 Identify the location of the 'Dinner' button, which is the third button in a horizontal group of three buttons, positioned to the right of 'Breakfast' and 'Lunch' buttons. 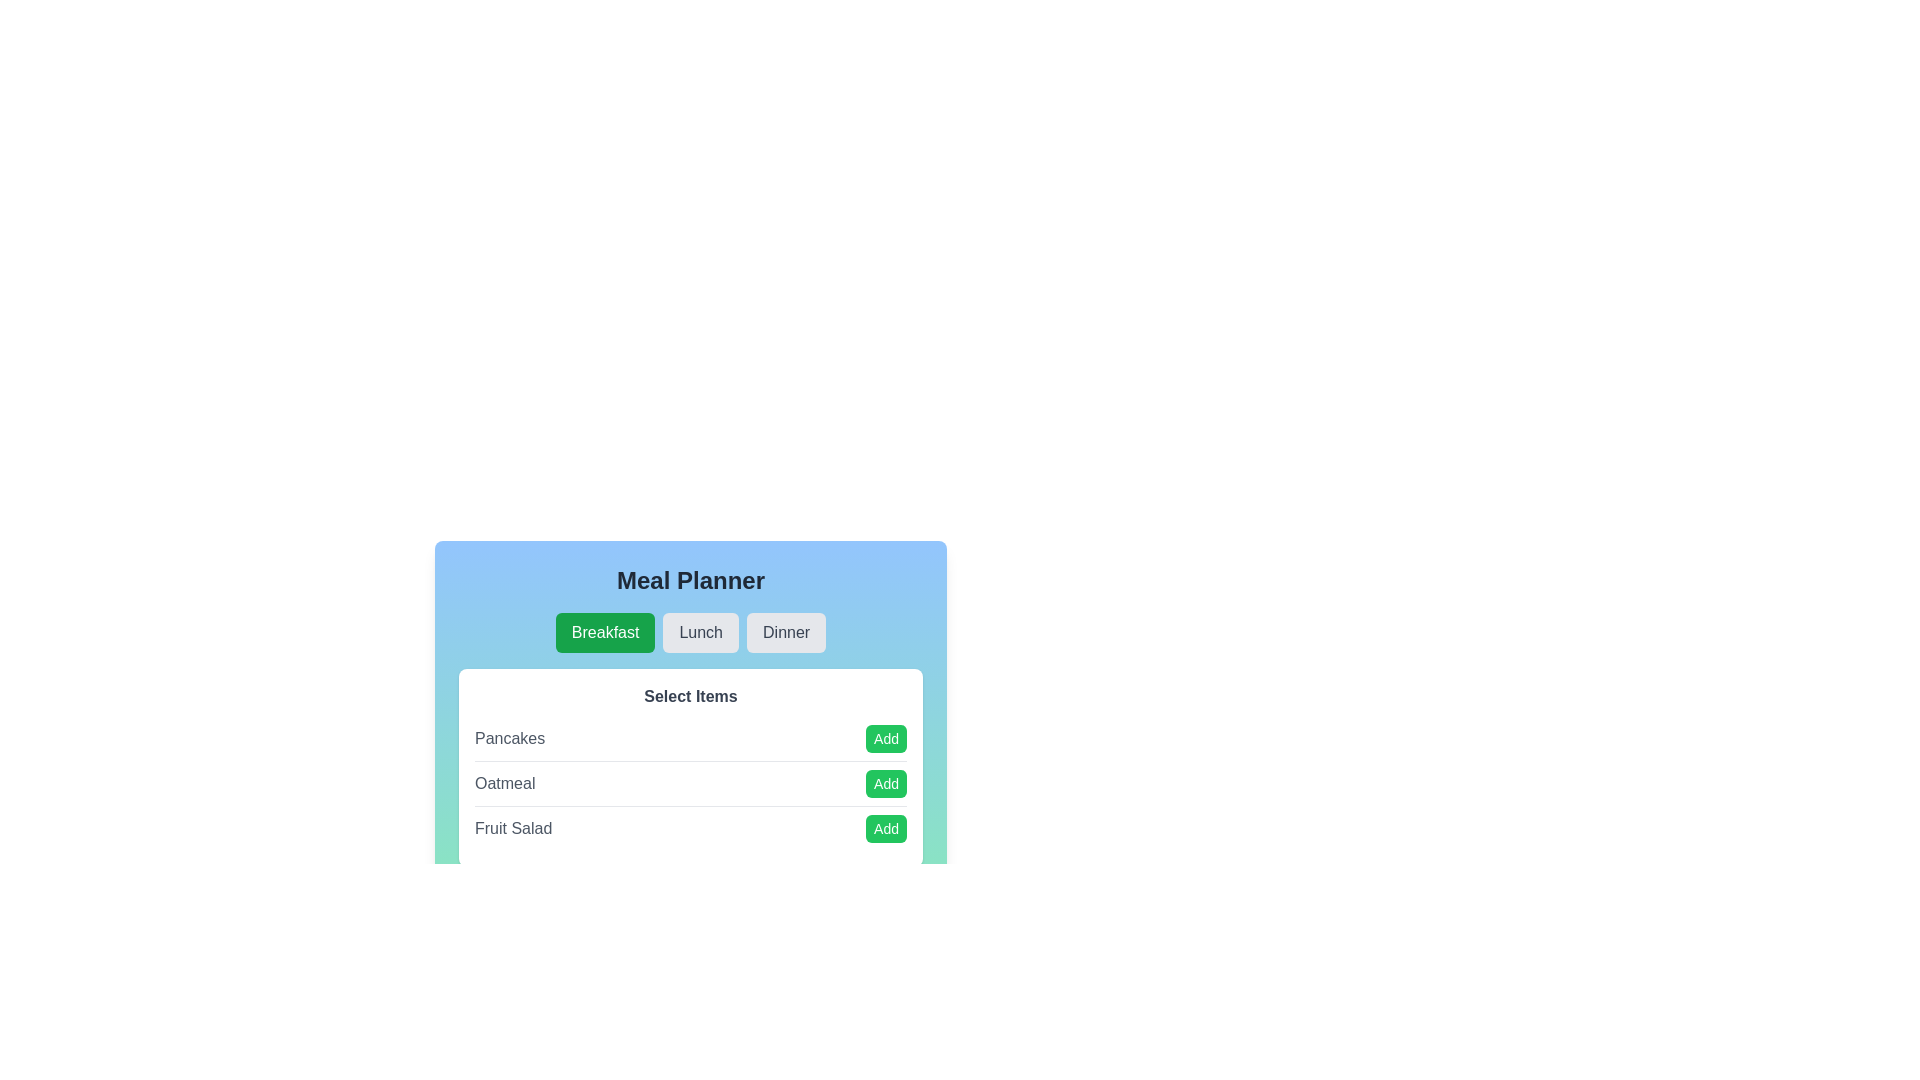
(785, 632).